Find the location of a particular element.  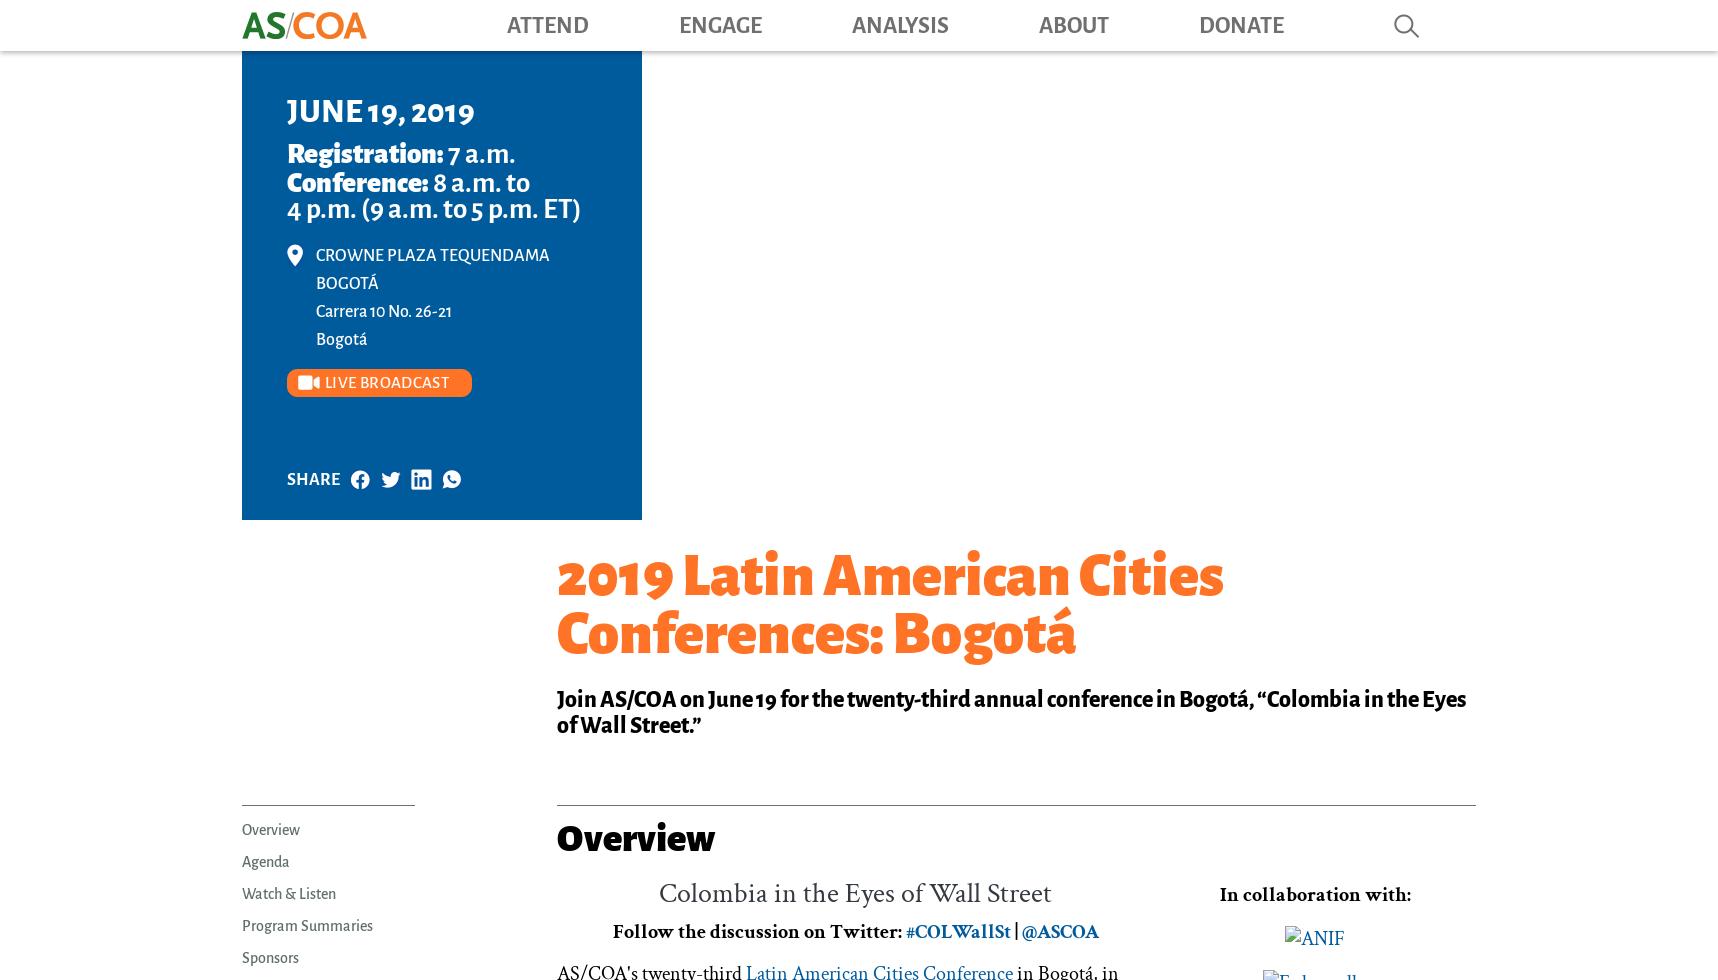

'Engage' is located at coordinates (719, 24).